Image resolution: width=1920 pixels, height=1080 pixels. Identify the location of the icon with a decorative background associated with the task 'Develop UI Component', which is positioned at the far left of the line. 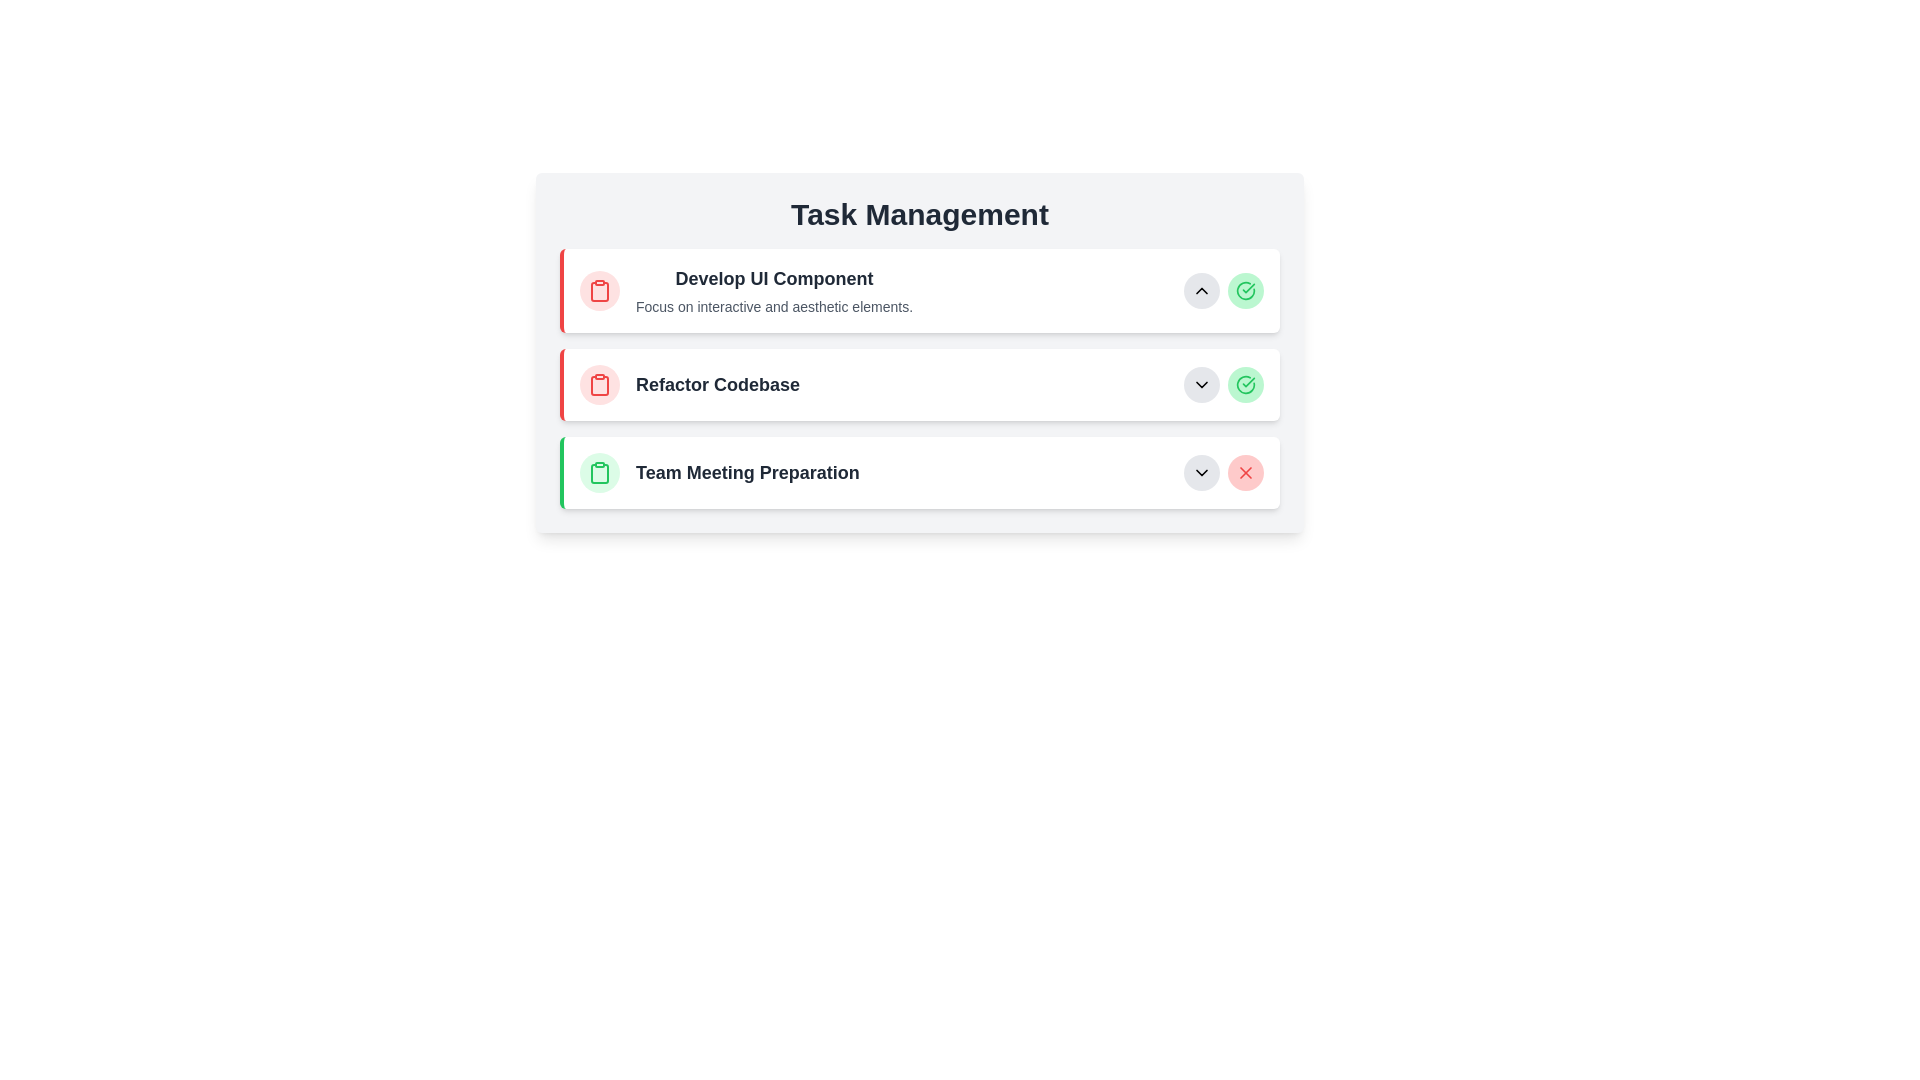
(599, 290).